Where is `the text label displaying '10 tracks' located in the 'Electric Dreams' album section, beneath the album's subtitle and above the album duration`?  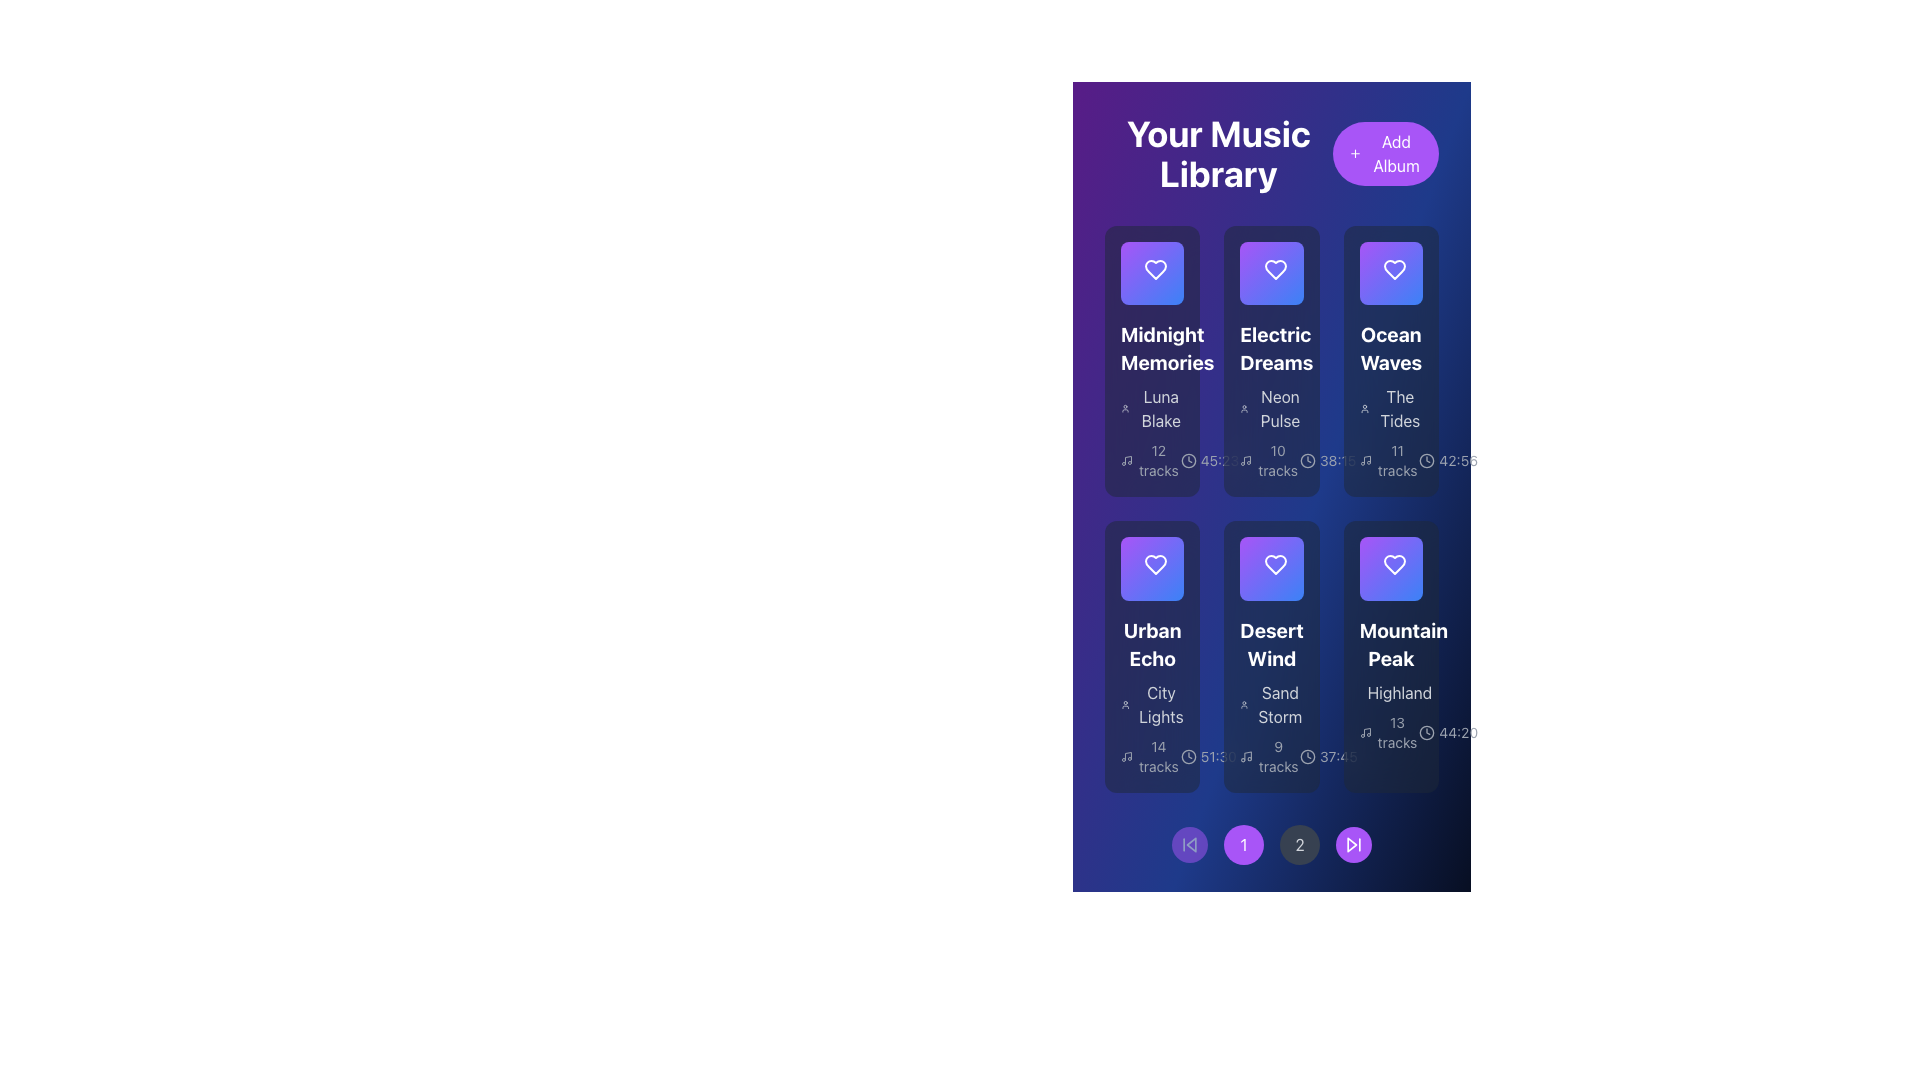
the text label displaying '10 tracks' located in the 'Electric Dreams' album section, beneath the album's subtitle and above the album duration is located at coordinates (1277, 461).